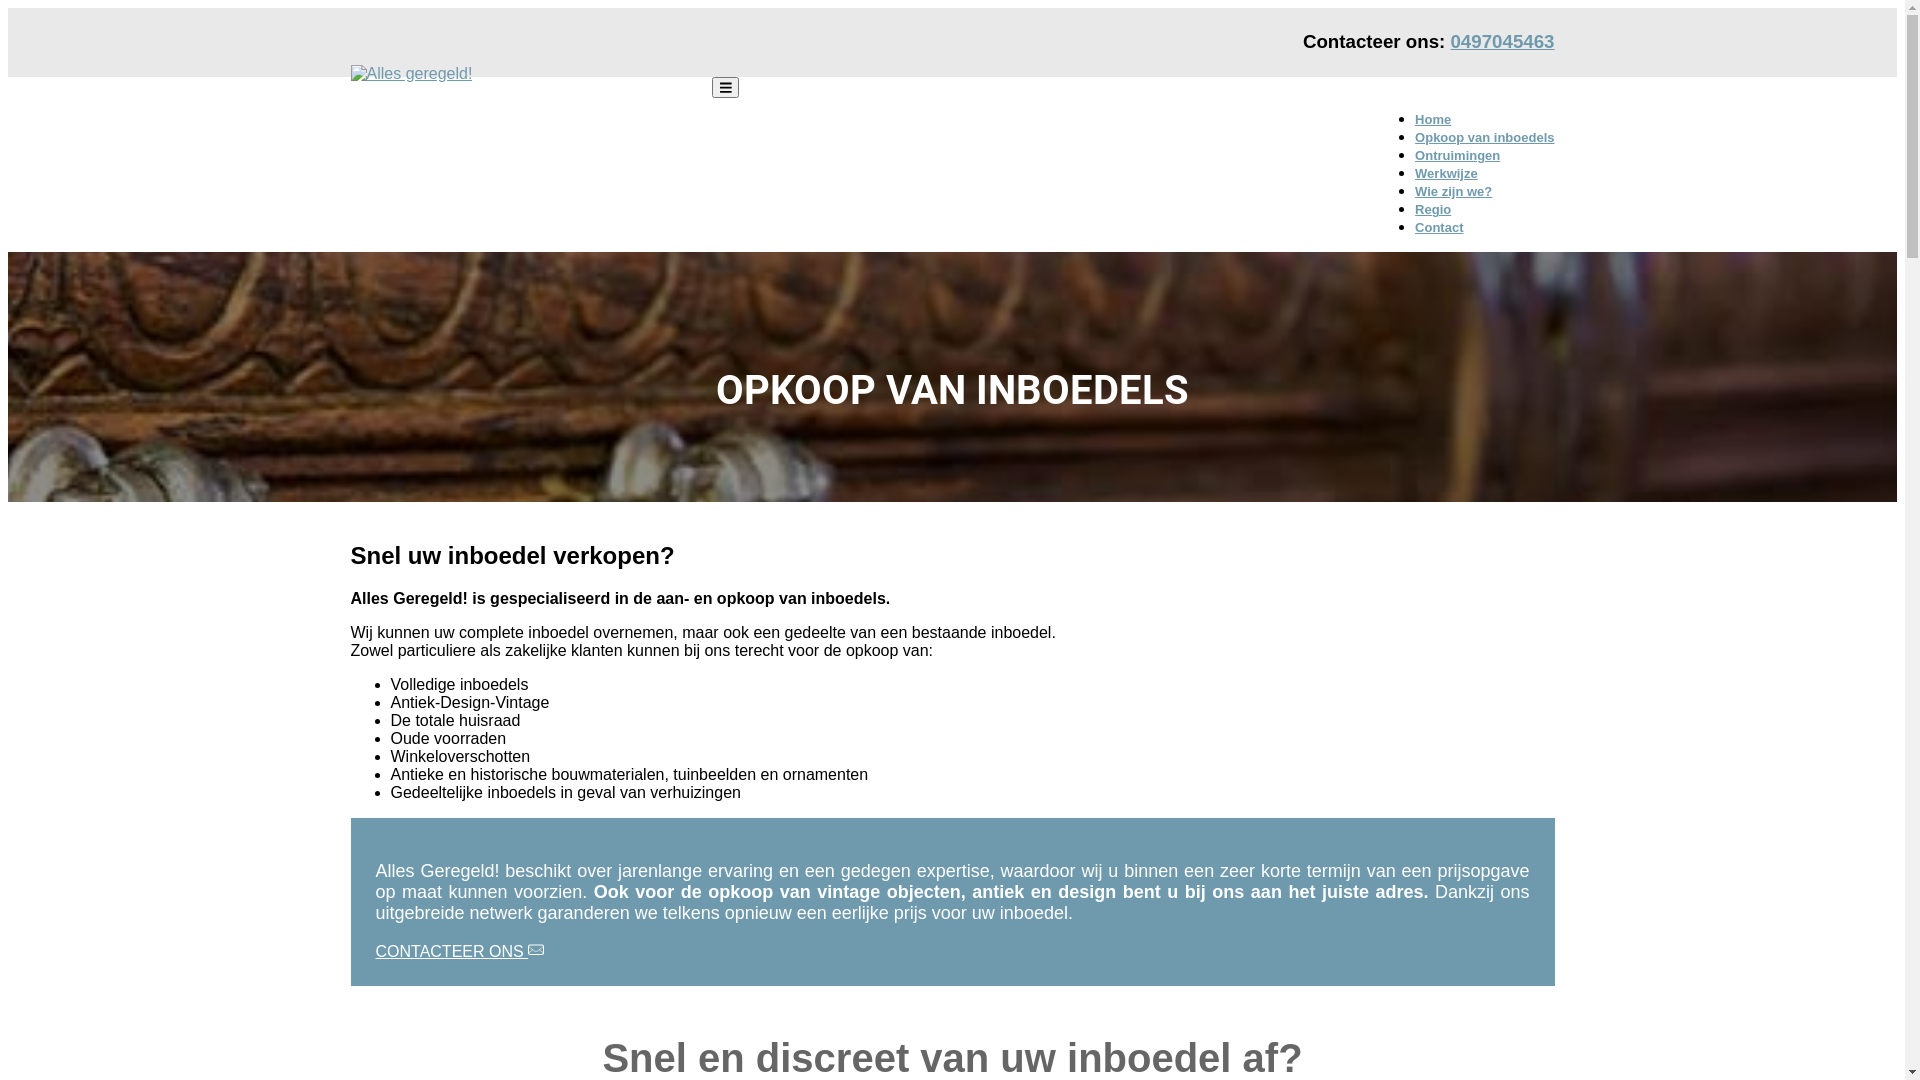 Image resolution: width=1920 pixels, height=1080 pixels. I want to click on 'Skip to content', so click(7, 7).